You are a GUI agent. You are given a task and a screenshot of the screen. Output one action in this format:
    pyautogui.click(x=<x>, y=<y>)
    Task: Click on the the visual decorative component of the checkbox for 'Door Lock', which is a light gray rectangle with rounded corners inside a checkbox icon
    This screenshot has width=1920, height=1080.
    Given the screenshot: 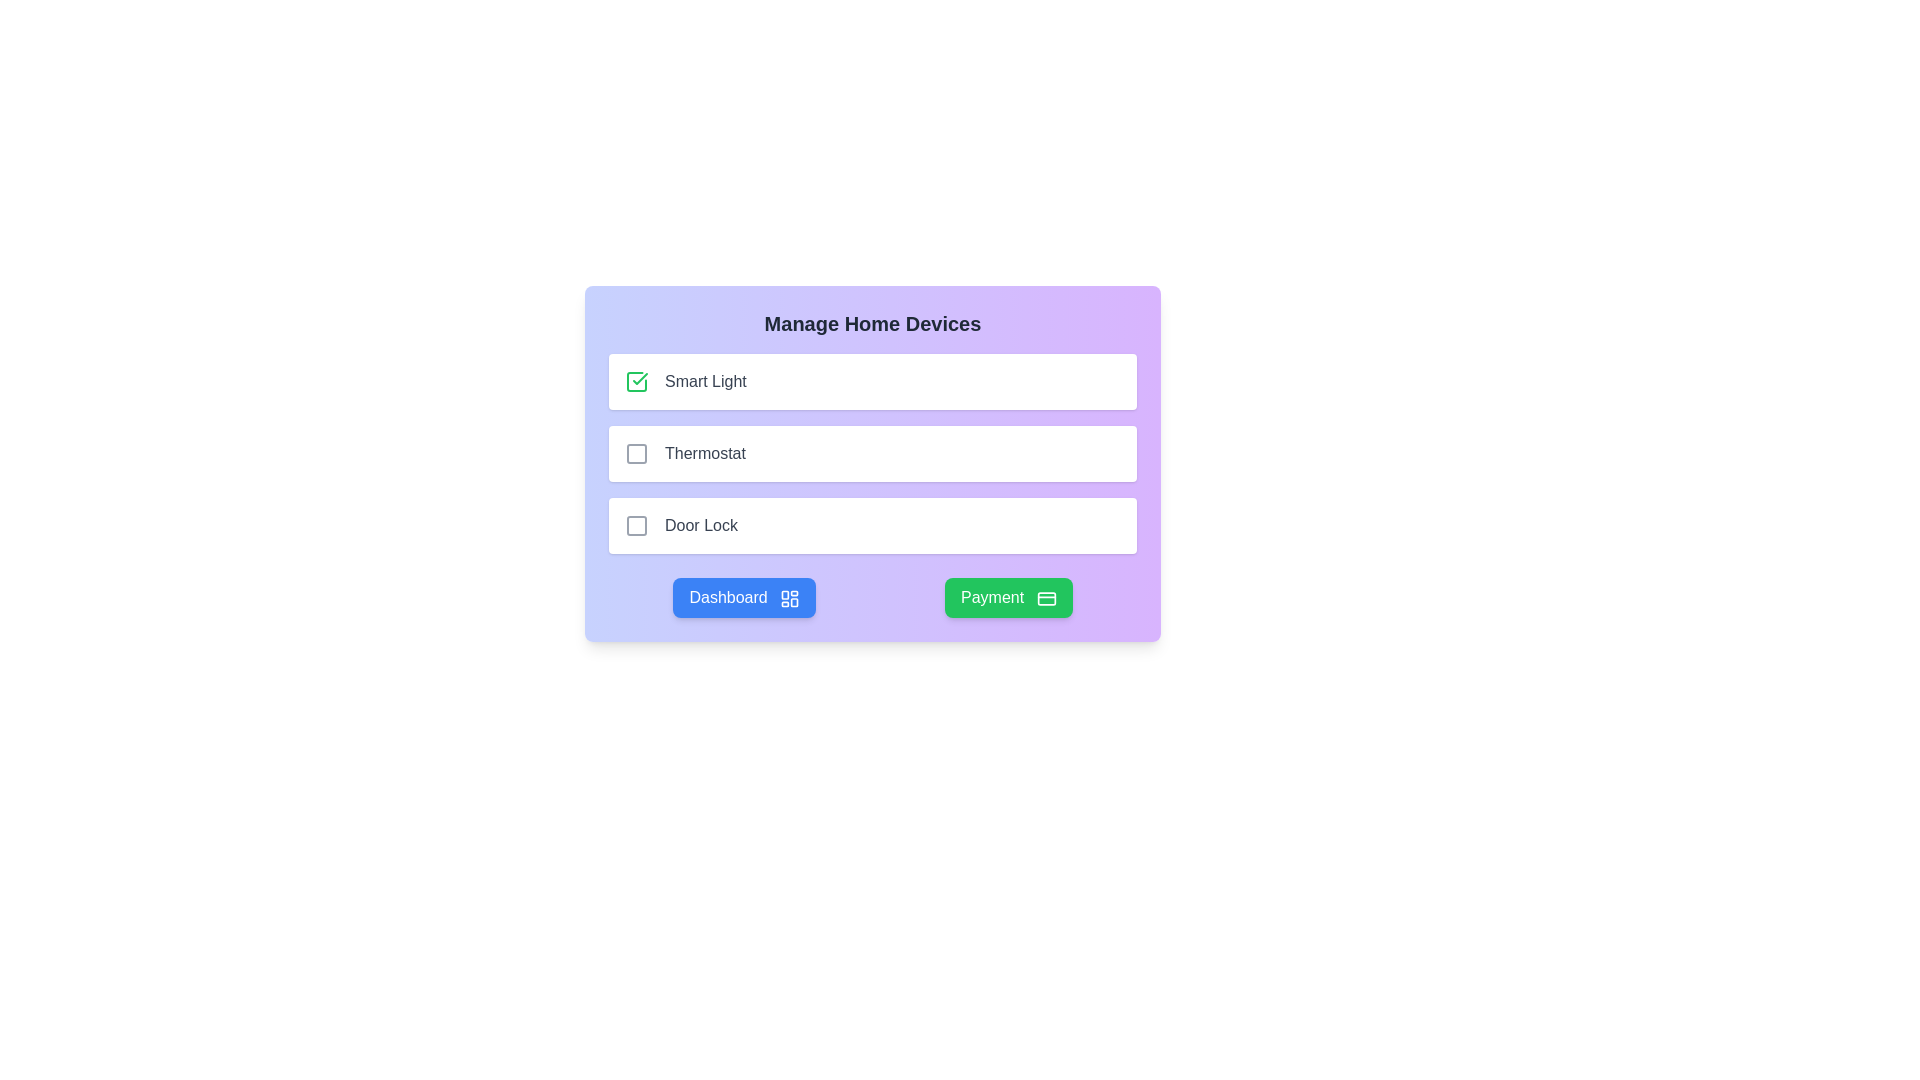 What is the action you would take?
    pyautogui.click(x=636, y=524)
    